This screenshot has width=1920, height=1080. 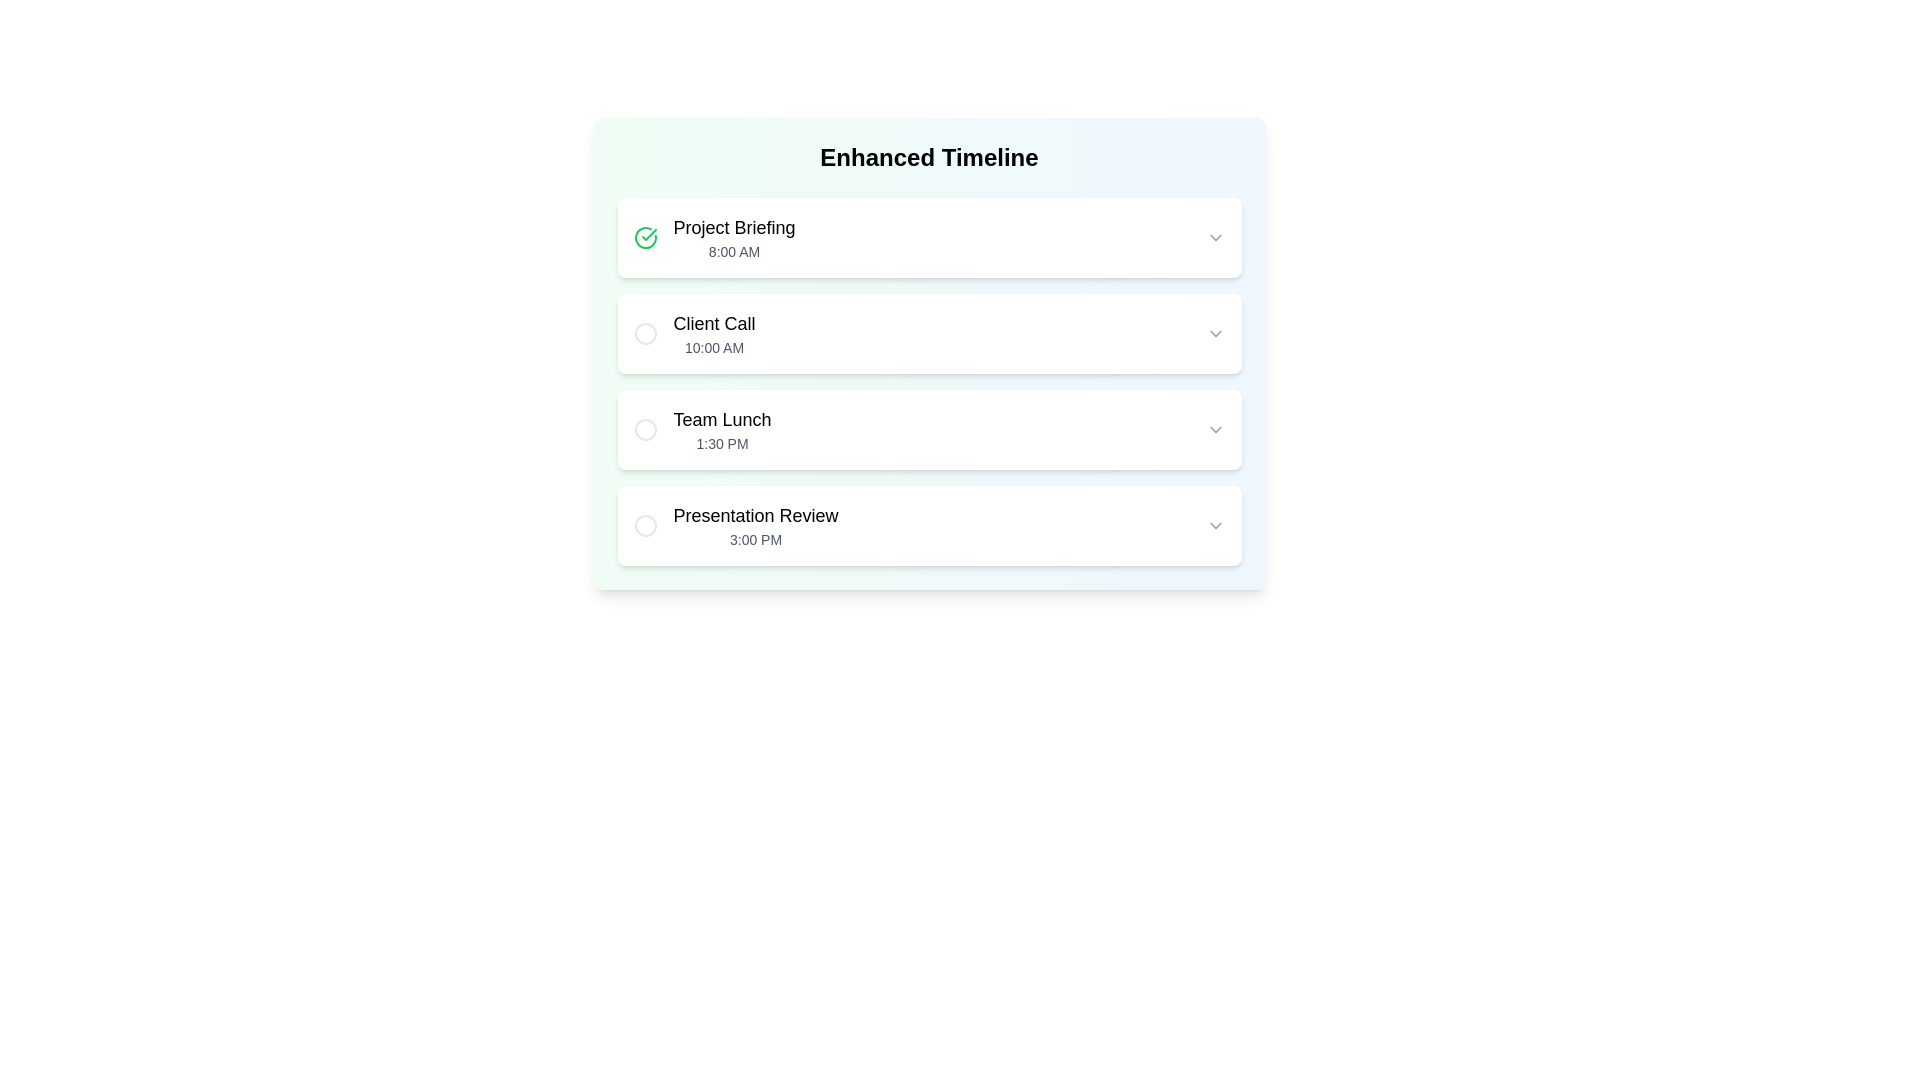 What do you see at coordinates (645, 237) in the screenshot?
I see `the green circular checkmark icon located in the timeline interface for the 'Project Briefing' entry at 8:00 AM` at bounding box center [645, 237].